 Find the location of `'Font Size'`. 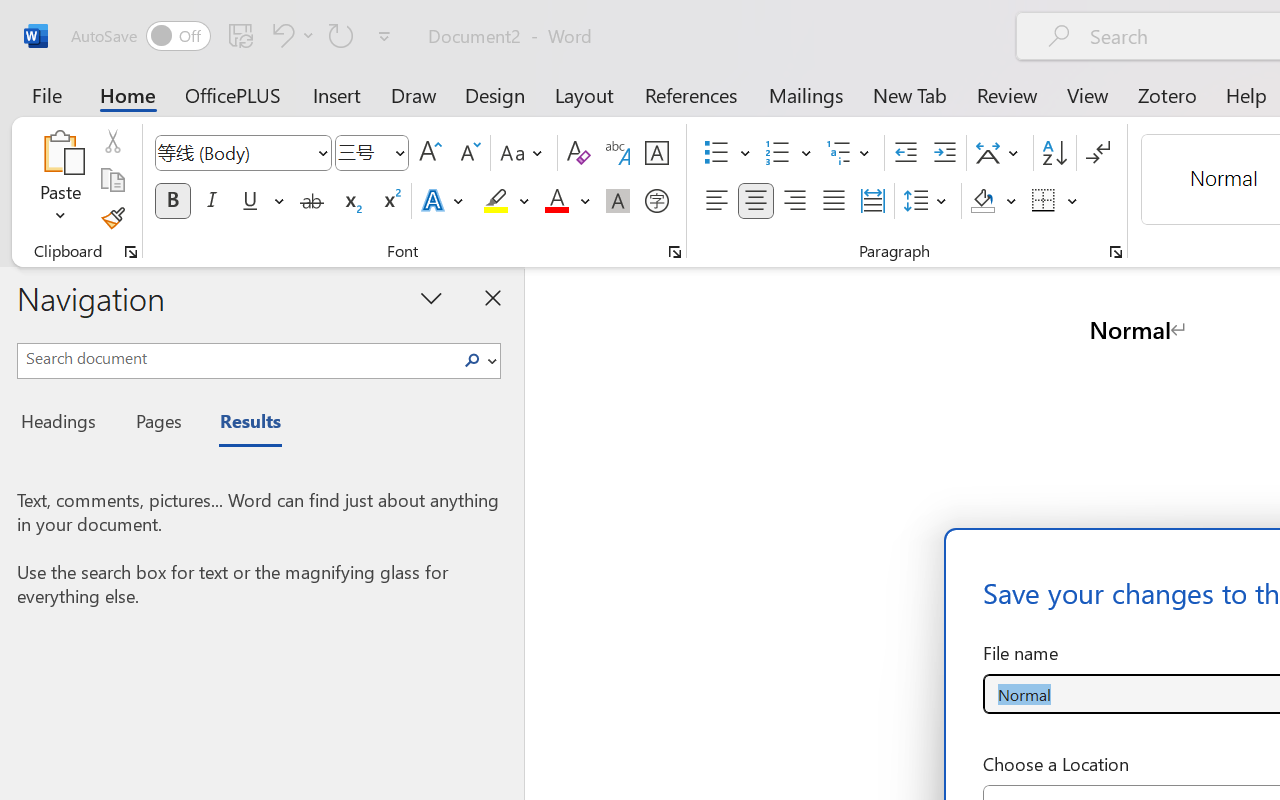

'Font Size' is located at coordinates (362, 152).